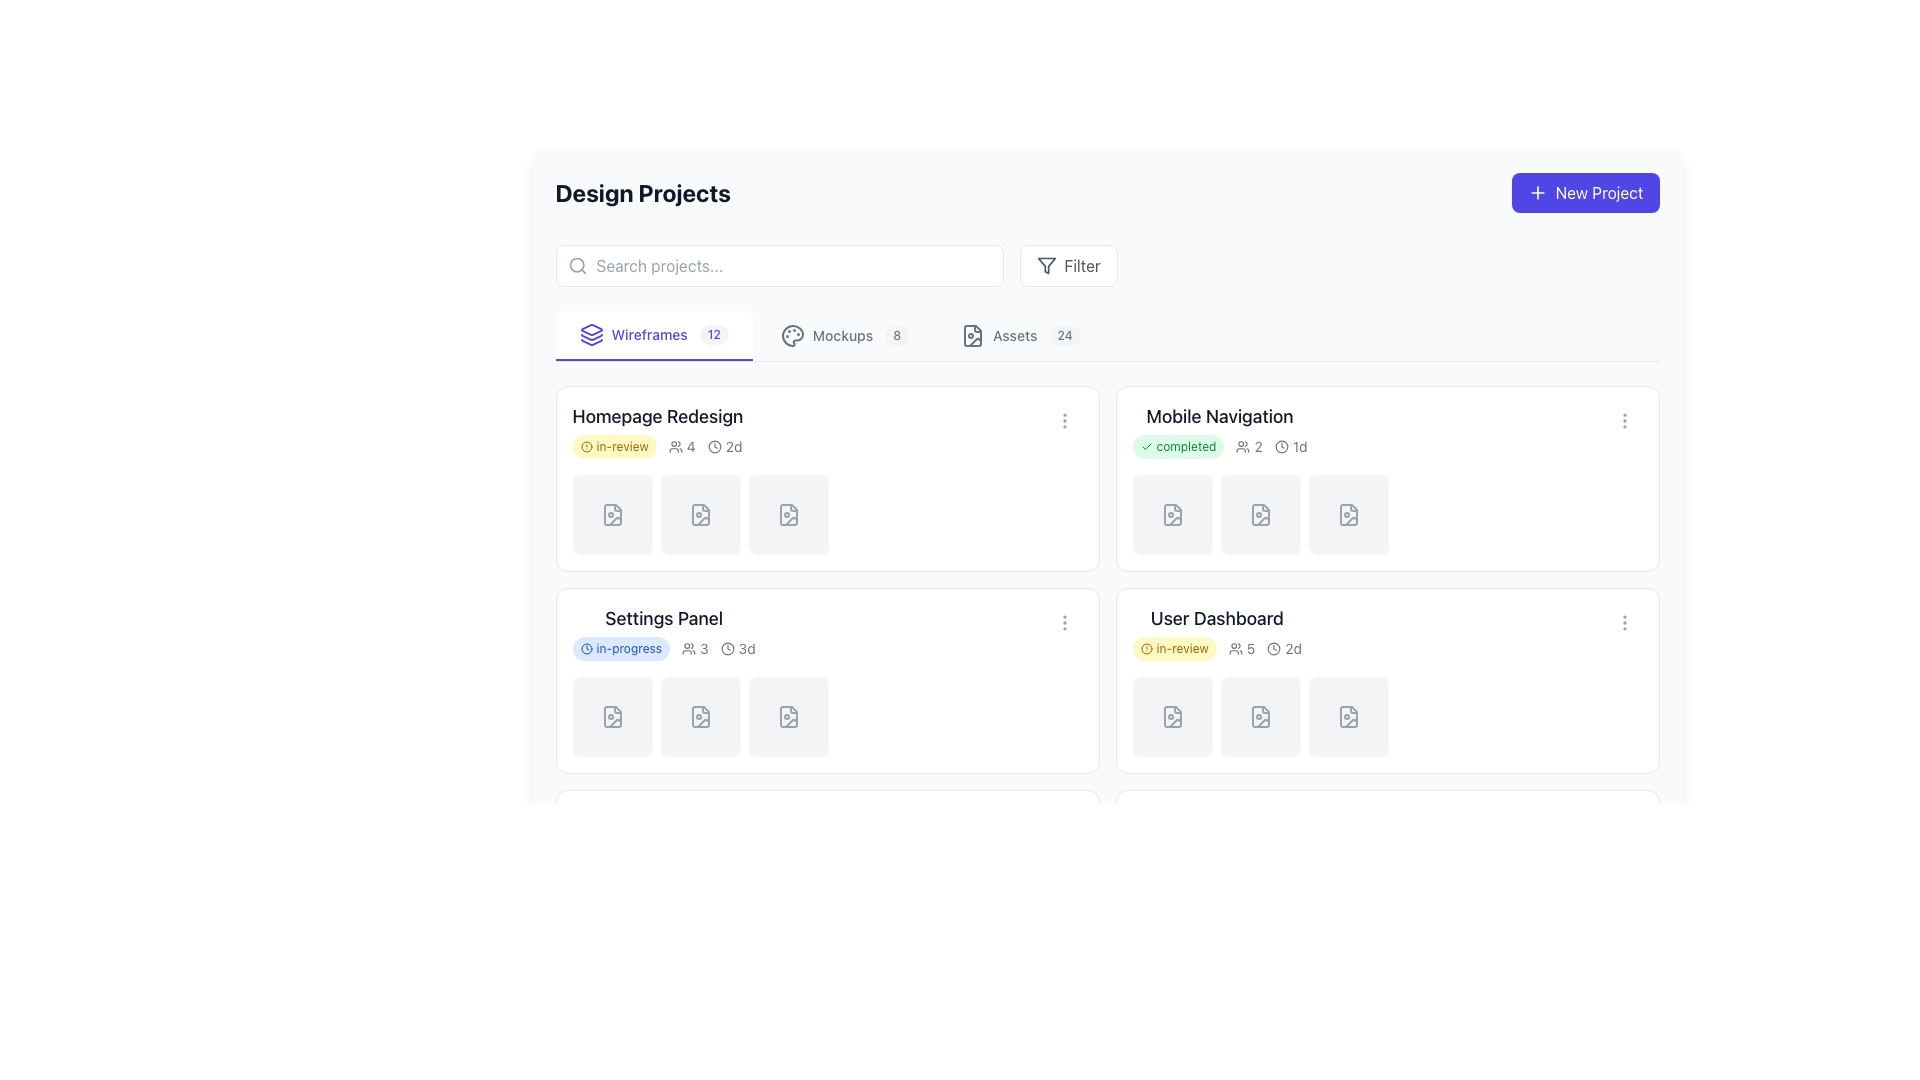 This screenshot has width=1920, height=1080. Describe the element at coordinates (827, 632) in the screenshot. I see `the 'Settings Panel' Project summary card` at that location.